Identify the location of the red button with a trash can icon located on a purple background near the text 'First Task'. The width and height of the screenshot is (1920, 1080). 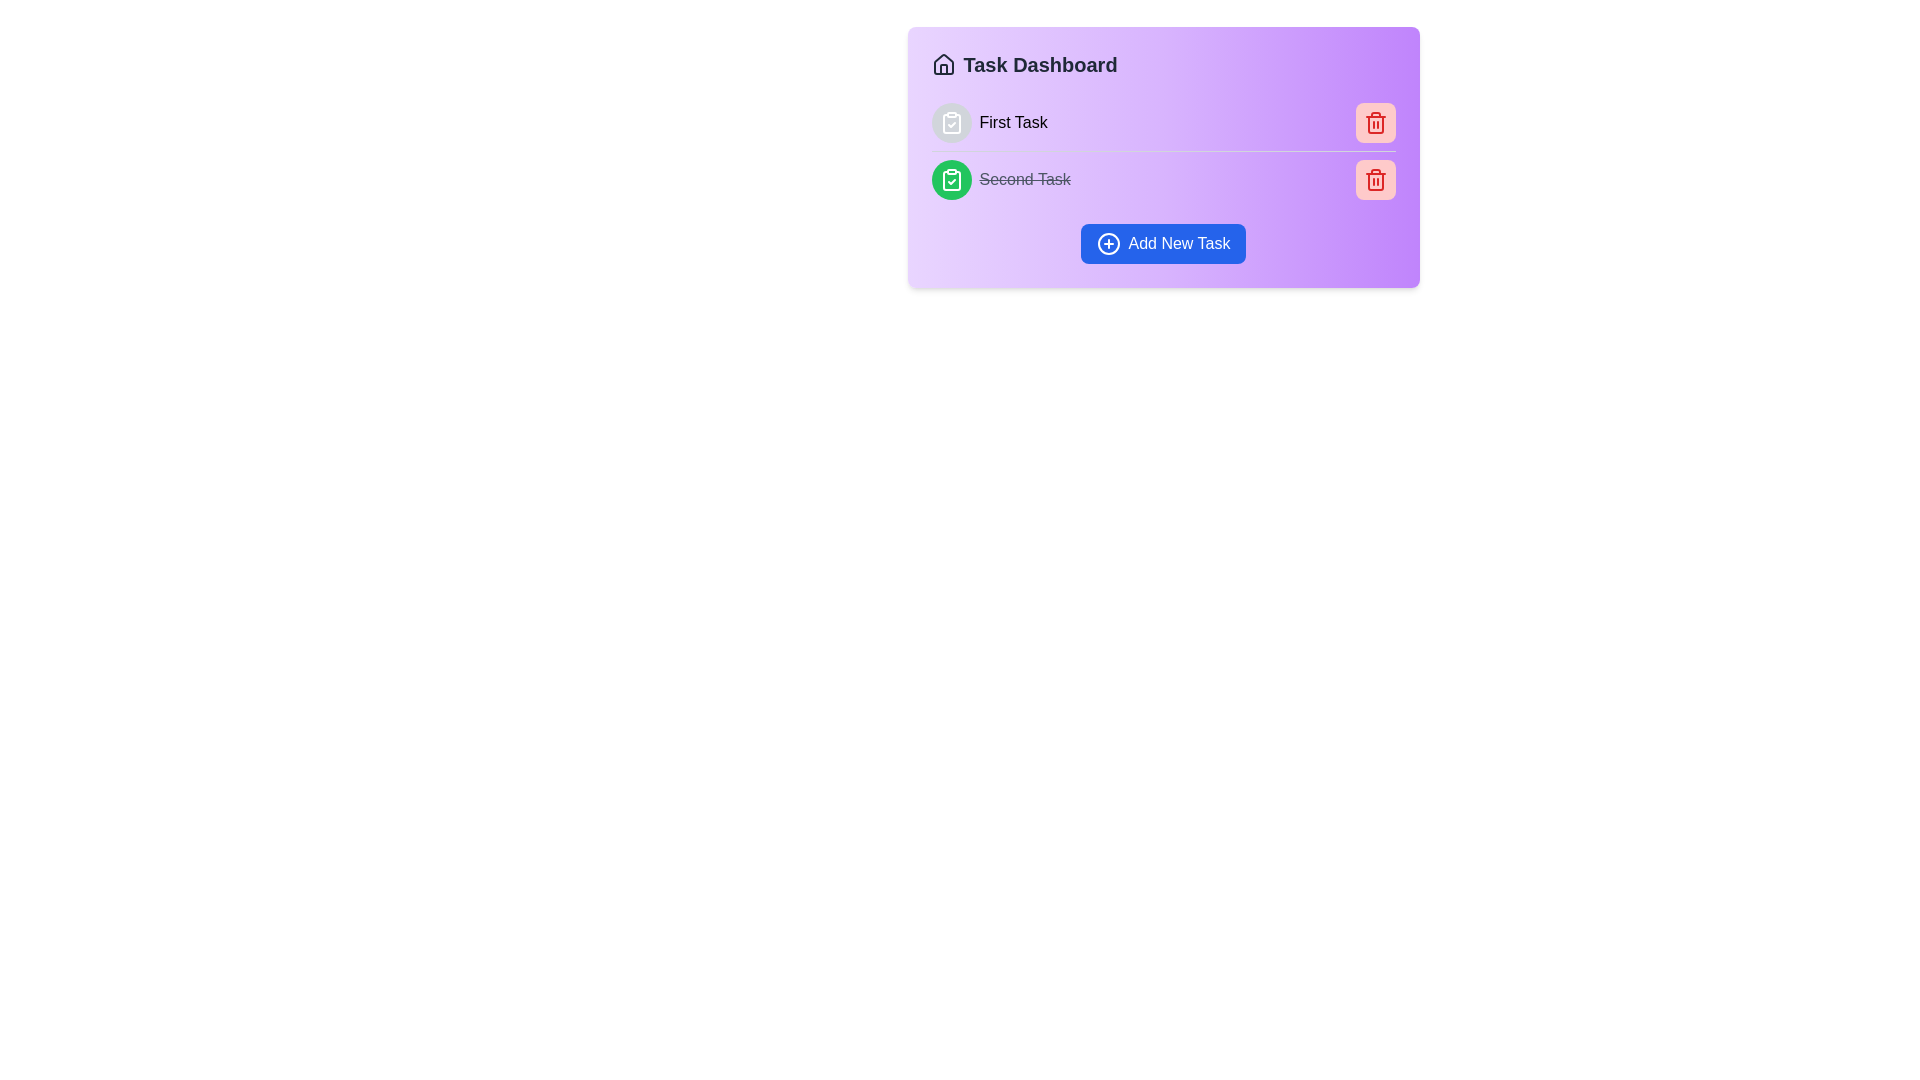
(1374, 123).